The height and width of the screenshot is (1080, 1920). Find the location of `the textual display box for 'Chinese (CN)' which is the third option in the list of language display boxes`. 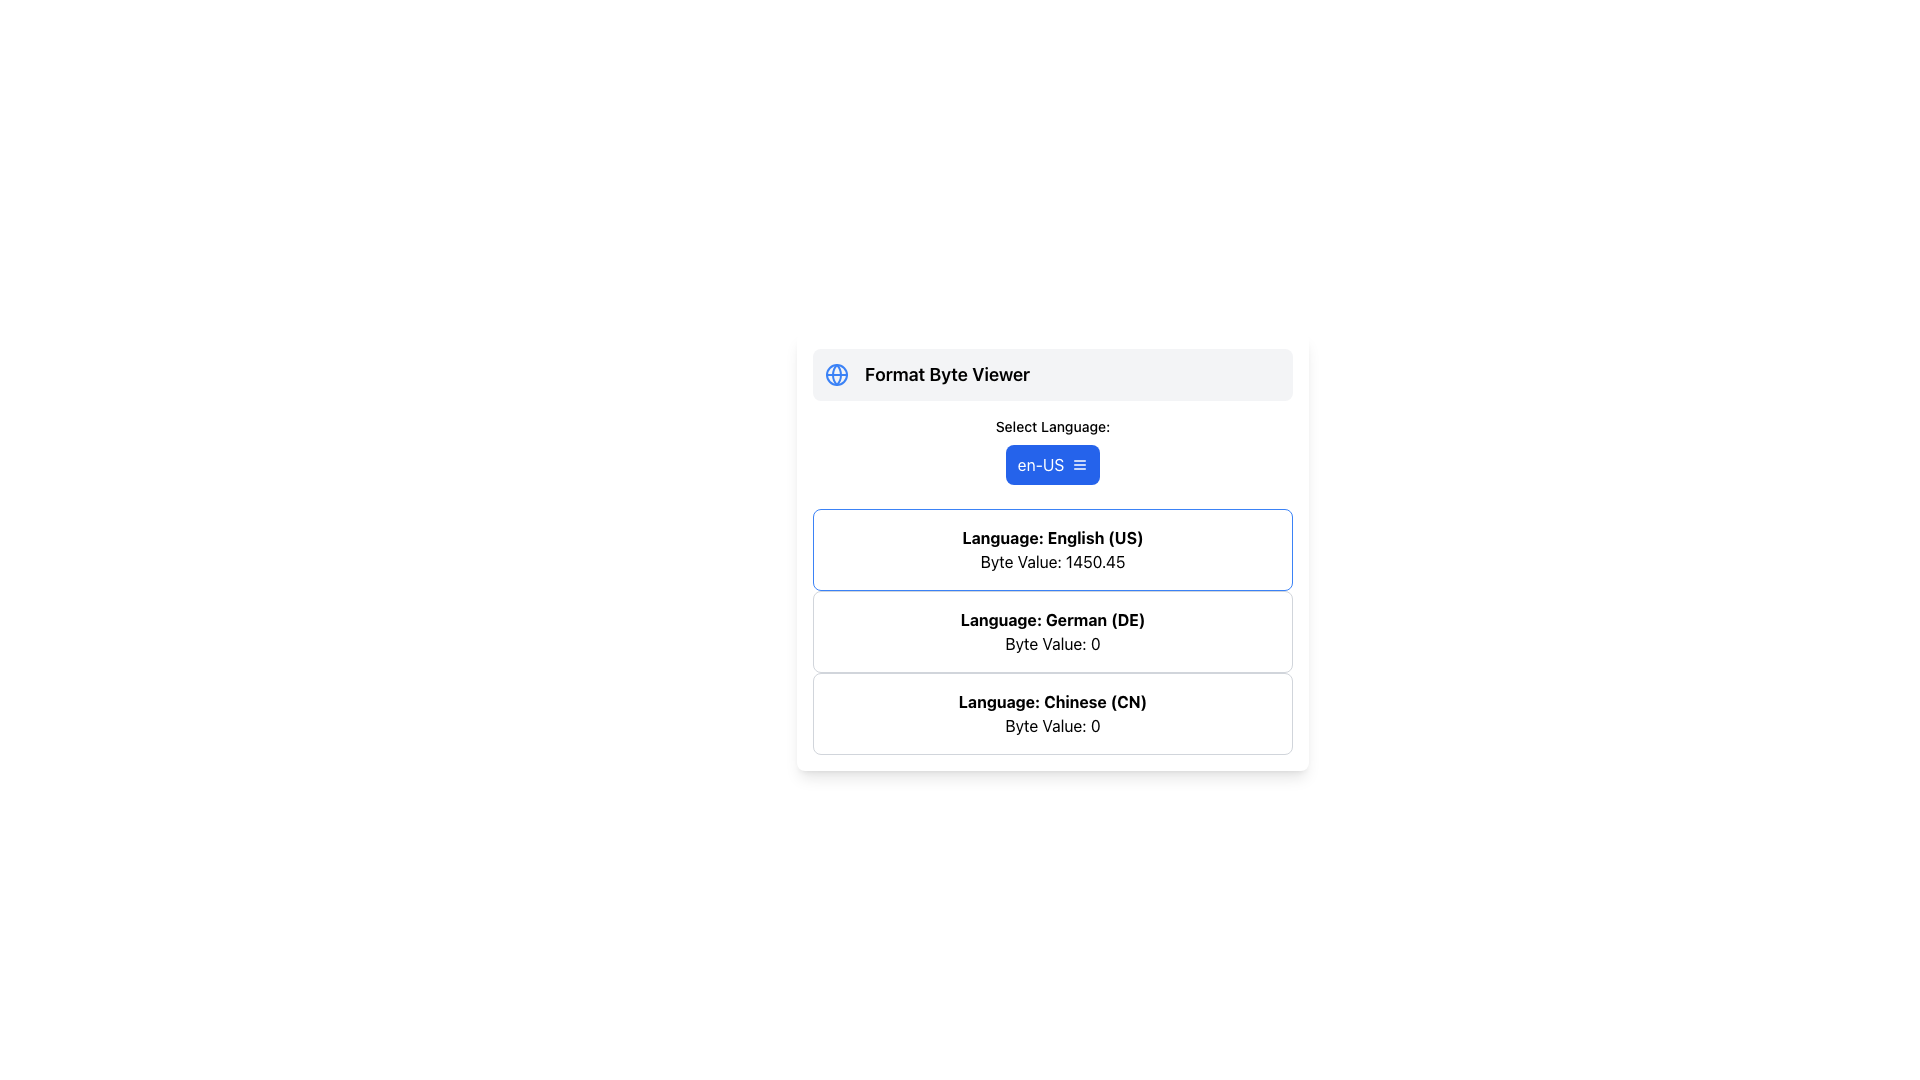

the textual display box for 'Chinese (CN)' which is the third option in the list of language display boxes is located at coordinates (1051, 712).